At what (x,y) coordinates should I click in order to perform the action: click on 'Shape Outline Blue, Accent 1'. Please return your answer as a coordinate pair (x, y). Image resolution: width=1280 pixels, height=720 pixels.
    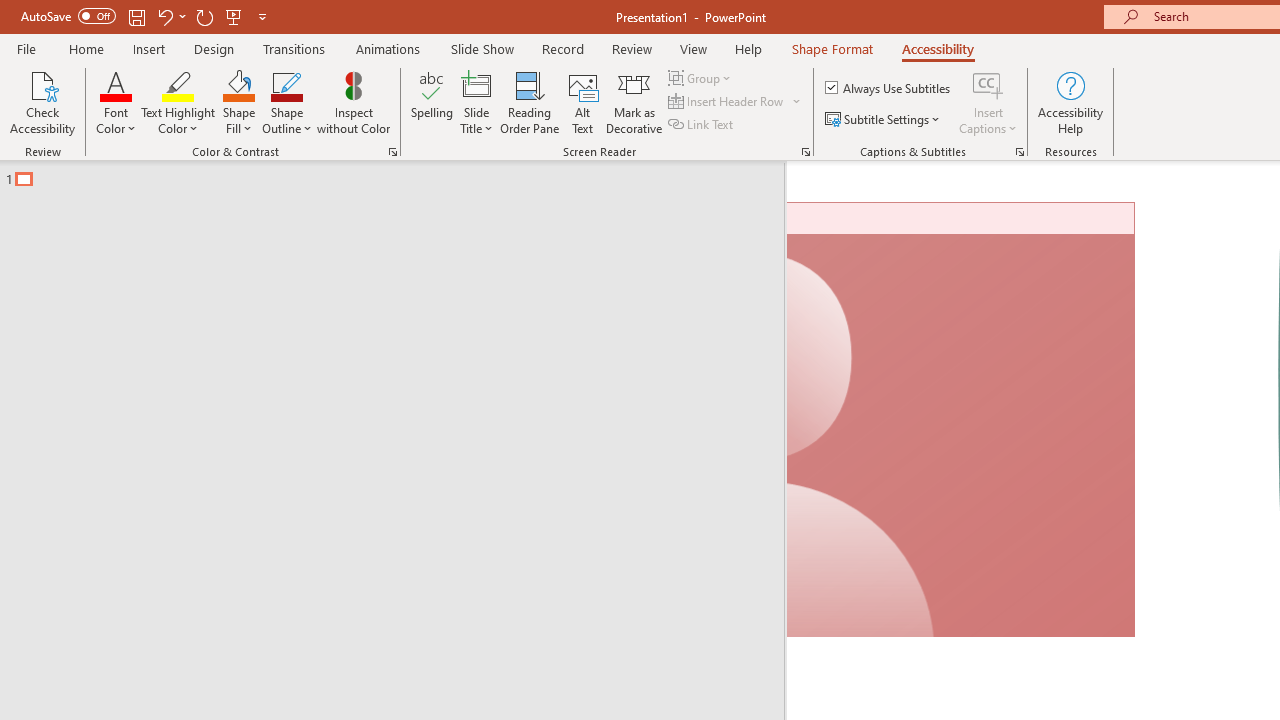
    Looking at the image, I should click on (286, 84).